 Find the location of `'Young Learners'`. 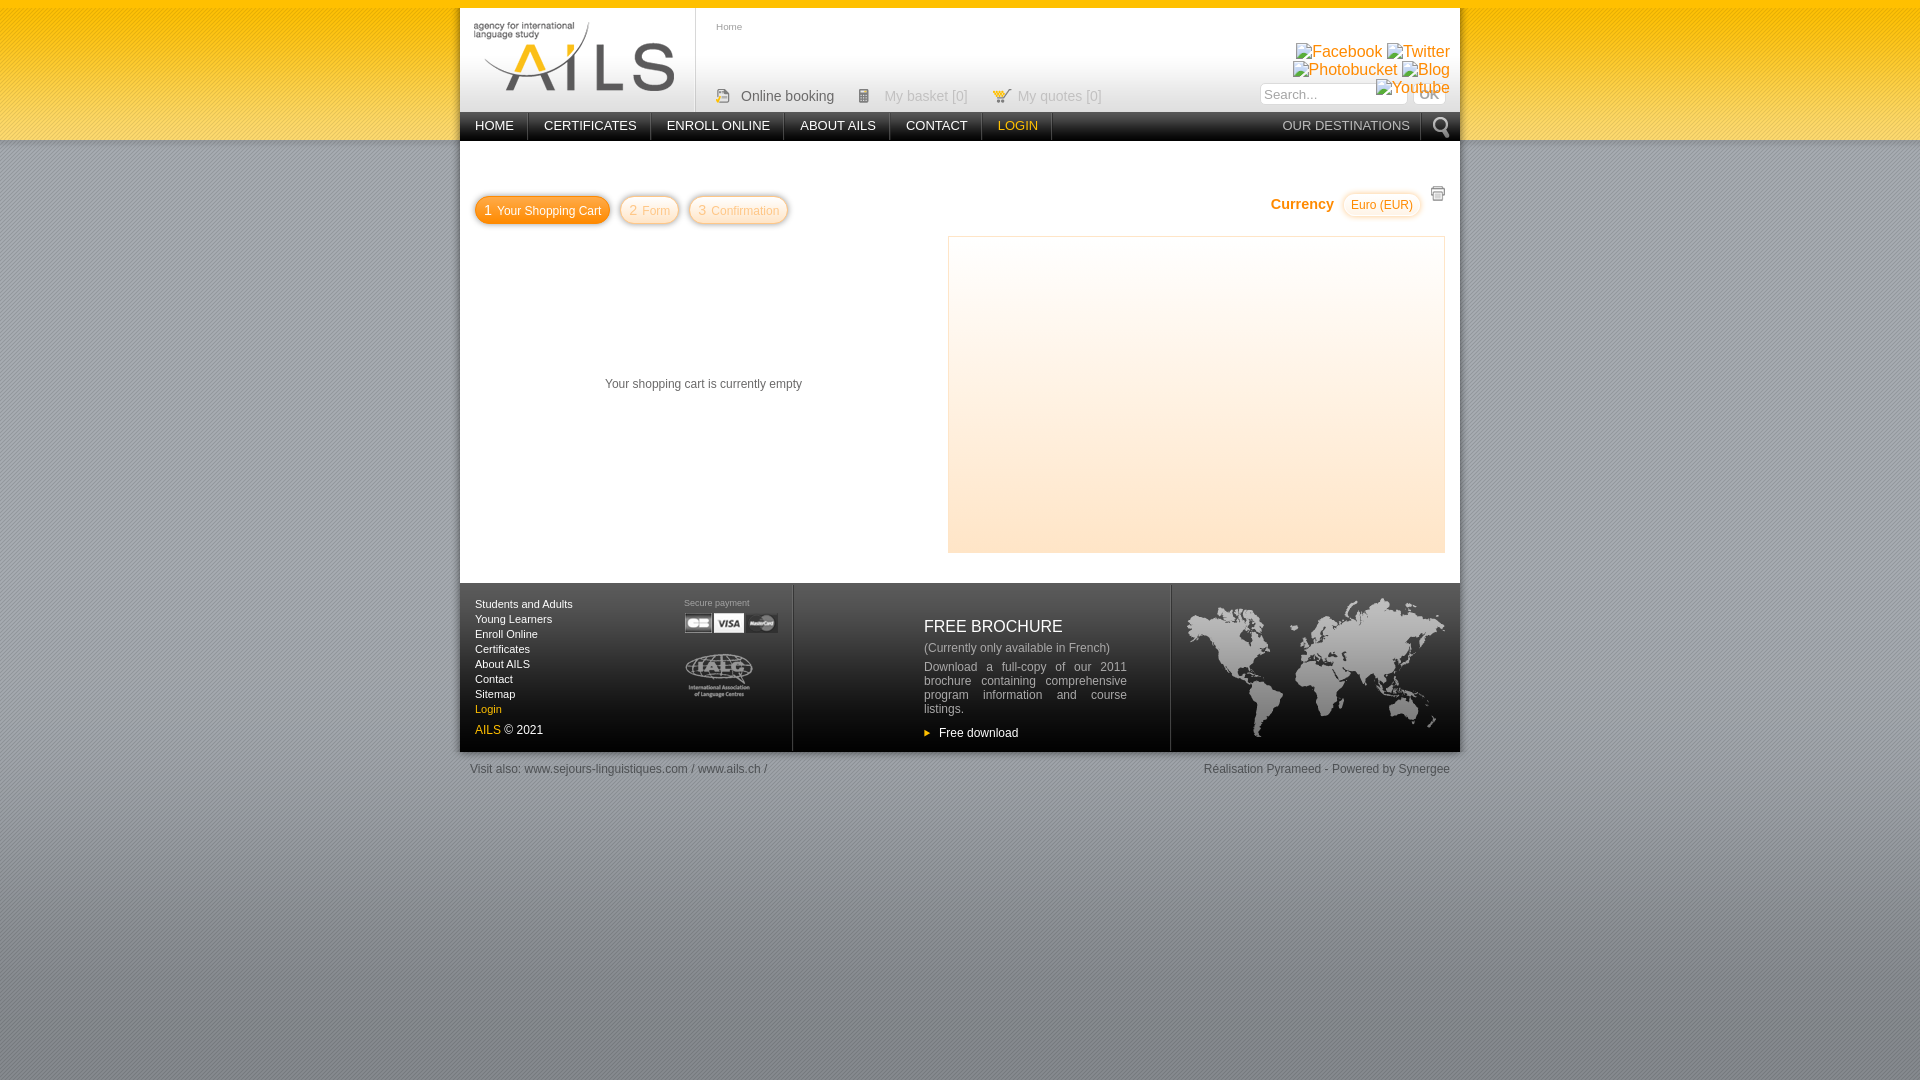

'Young Learners' is located at coordinates (513, 617).